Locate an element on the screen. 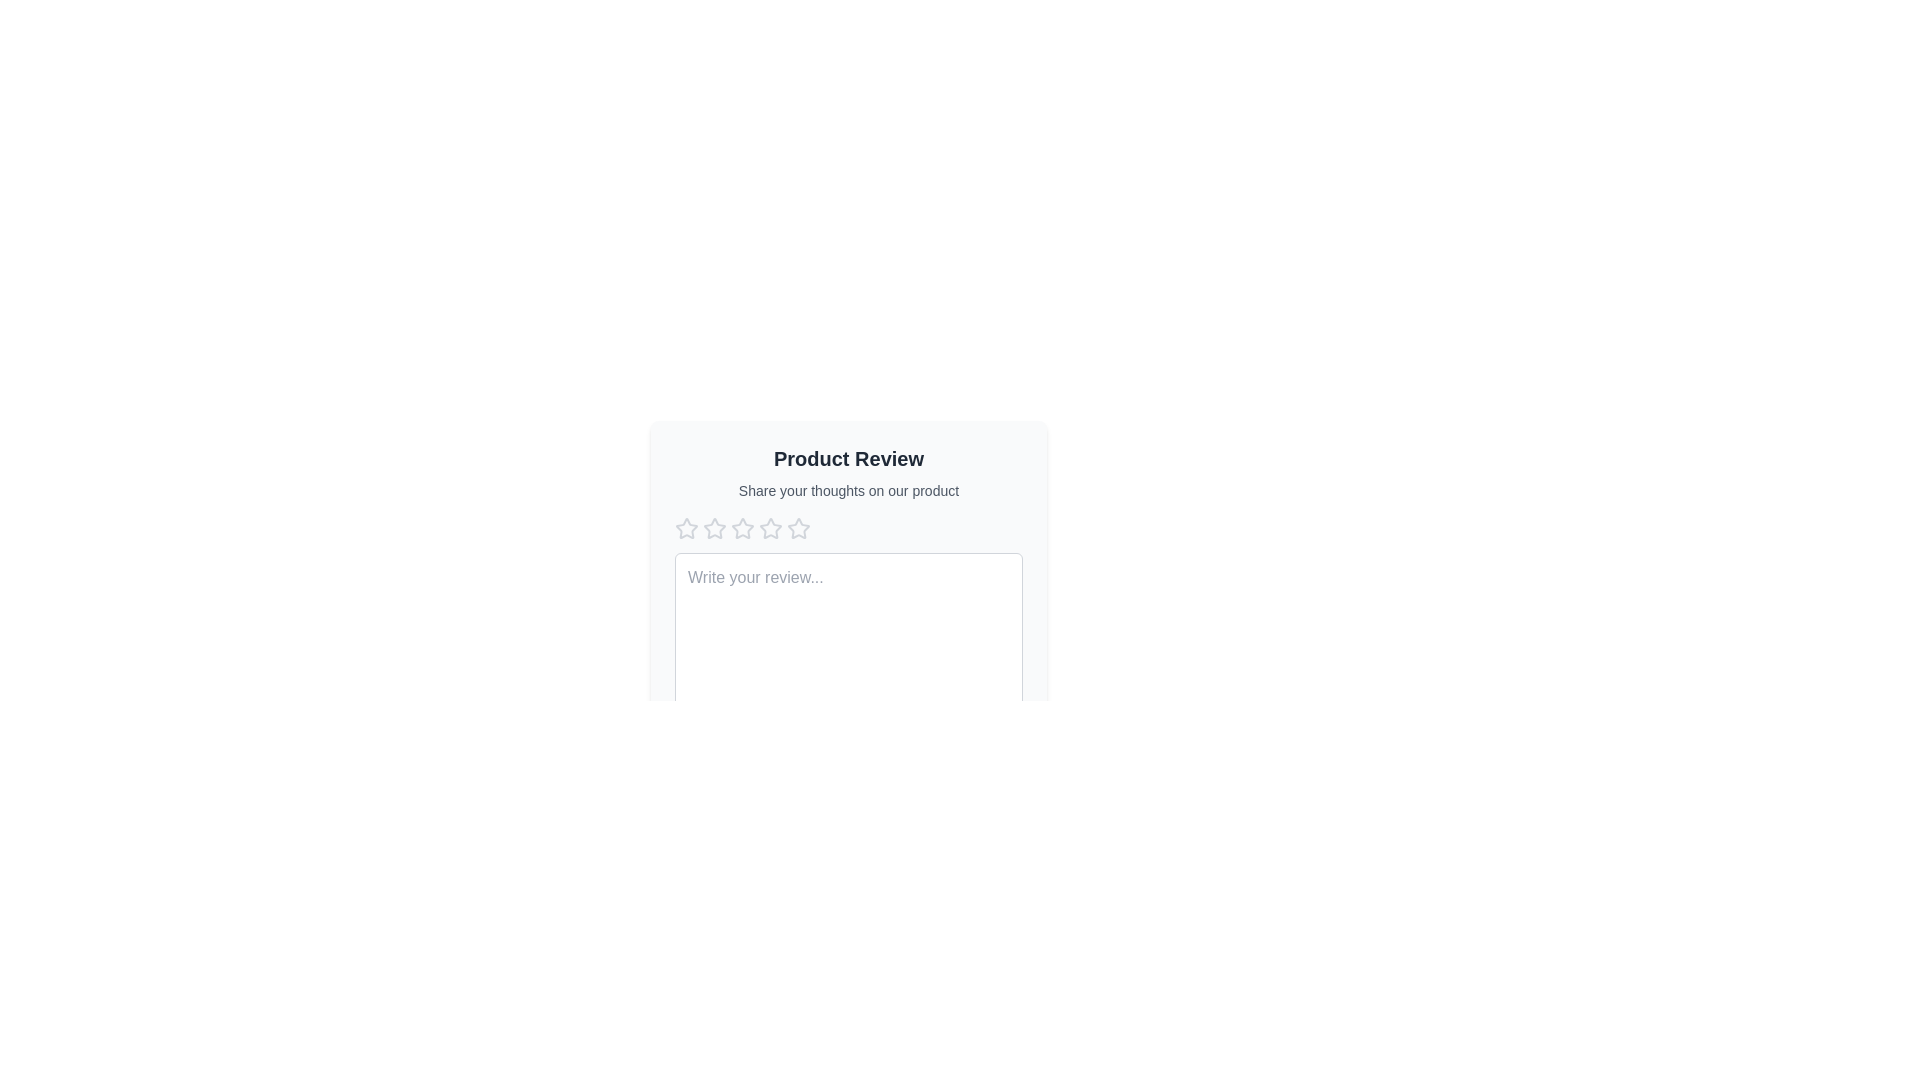  the second star icon in the rating system for product reviews is located at coordinates (742, 527).